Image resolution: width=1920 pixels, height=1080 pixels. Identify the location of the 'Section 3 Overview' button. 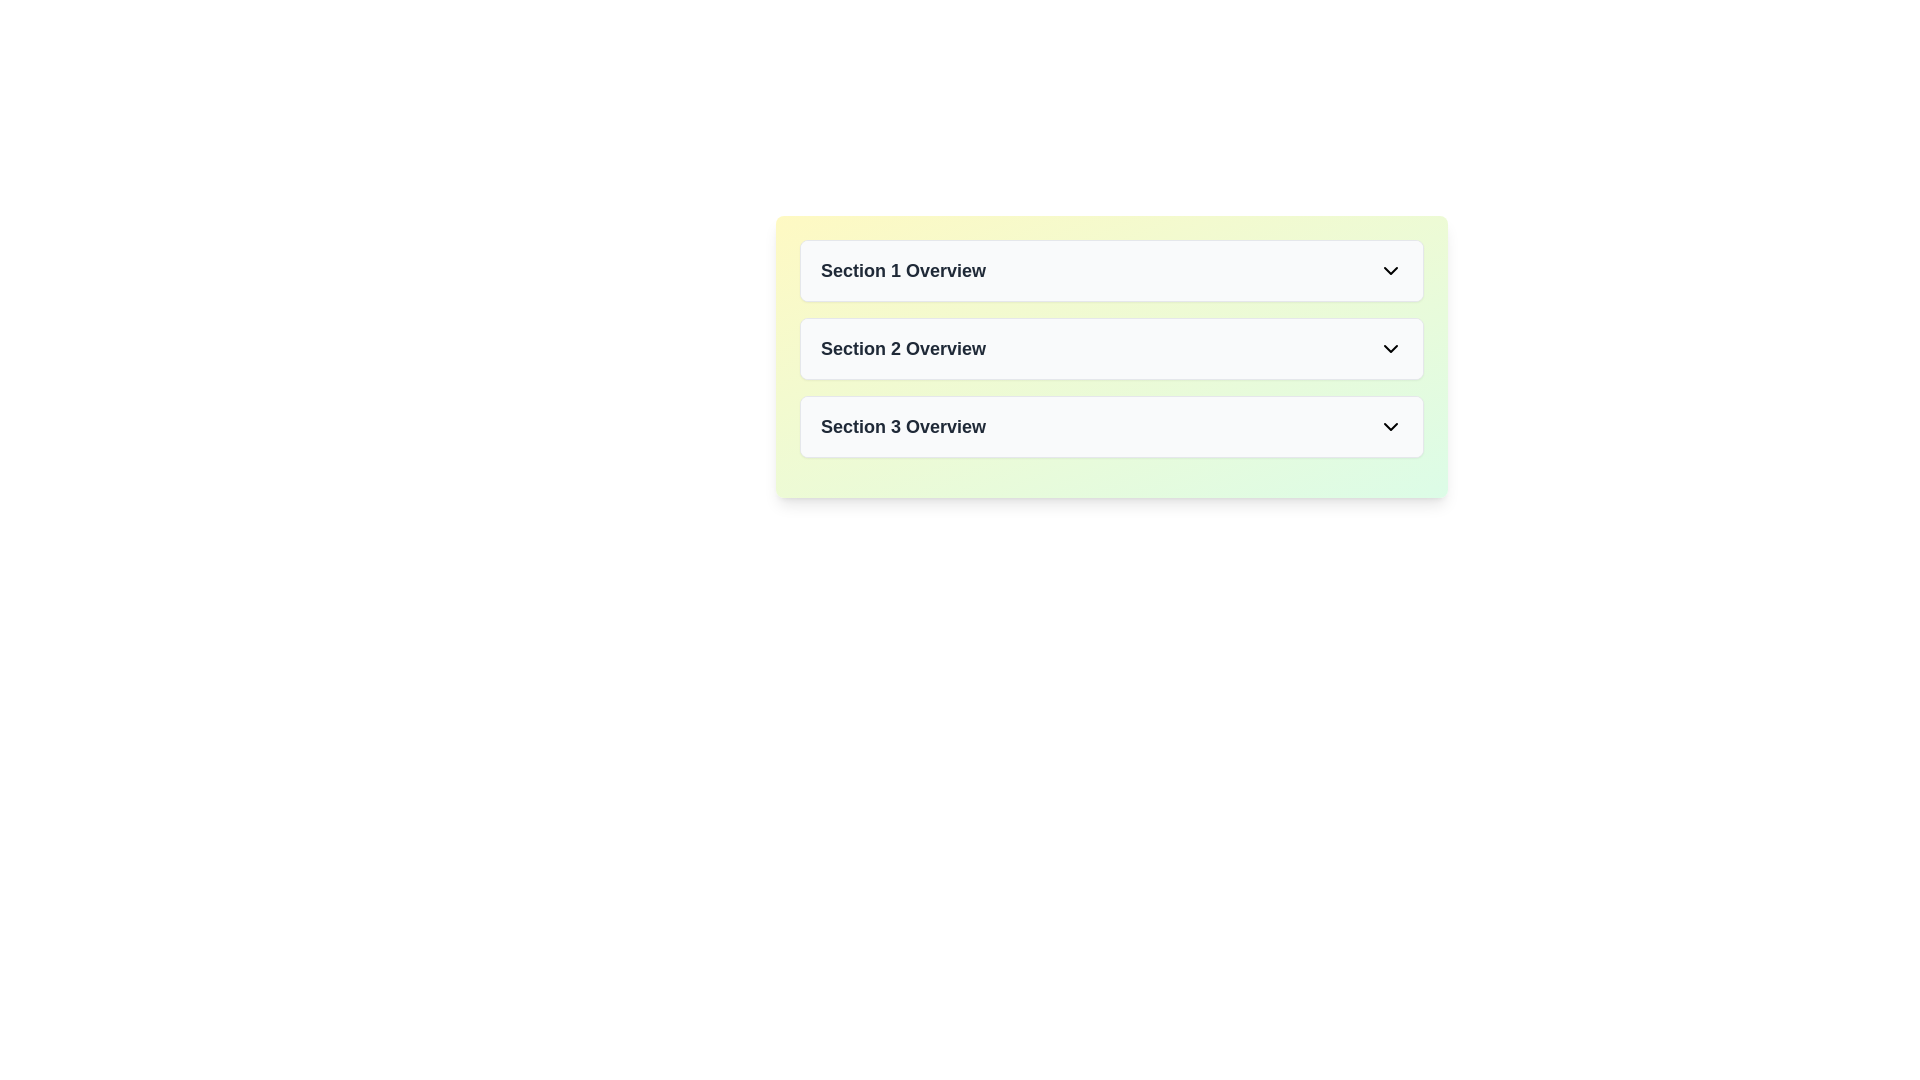
(1111, 426).